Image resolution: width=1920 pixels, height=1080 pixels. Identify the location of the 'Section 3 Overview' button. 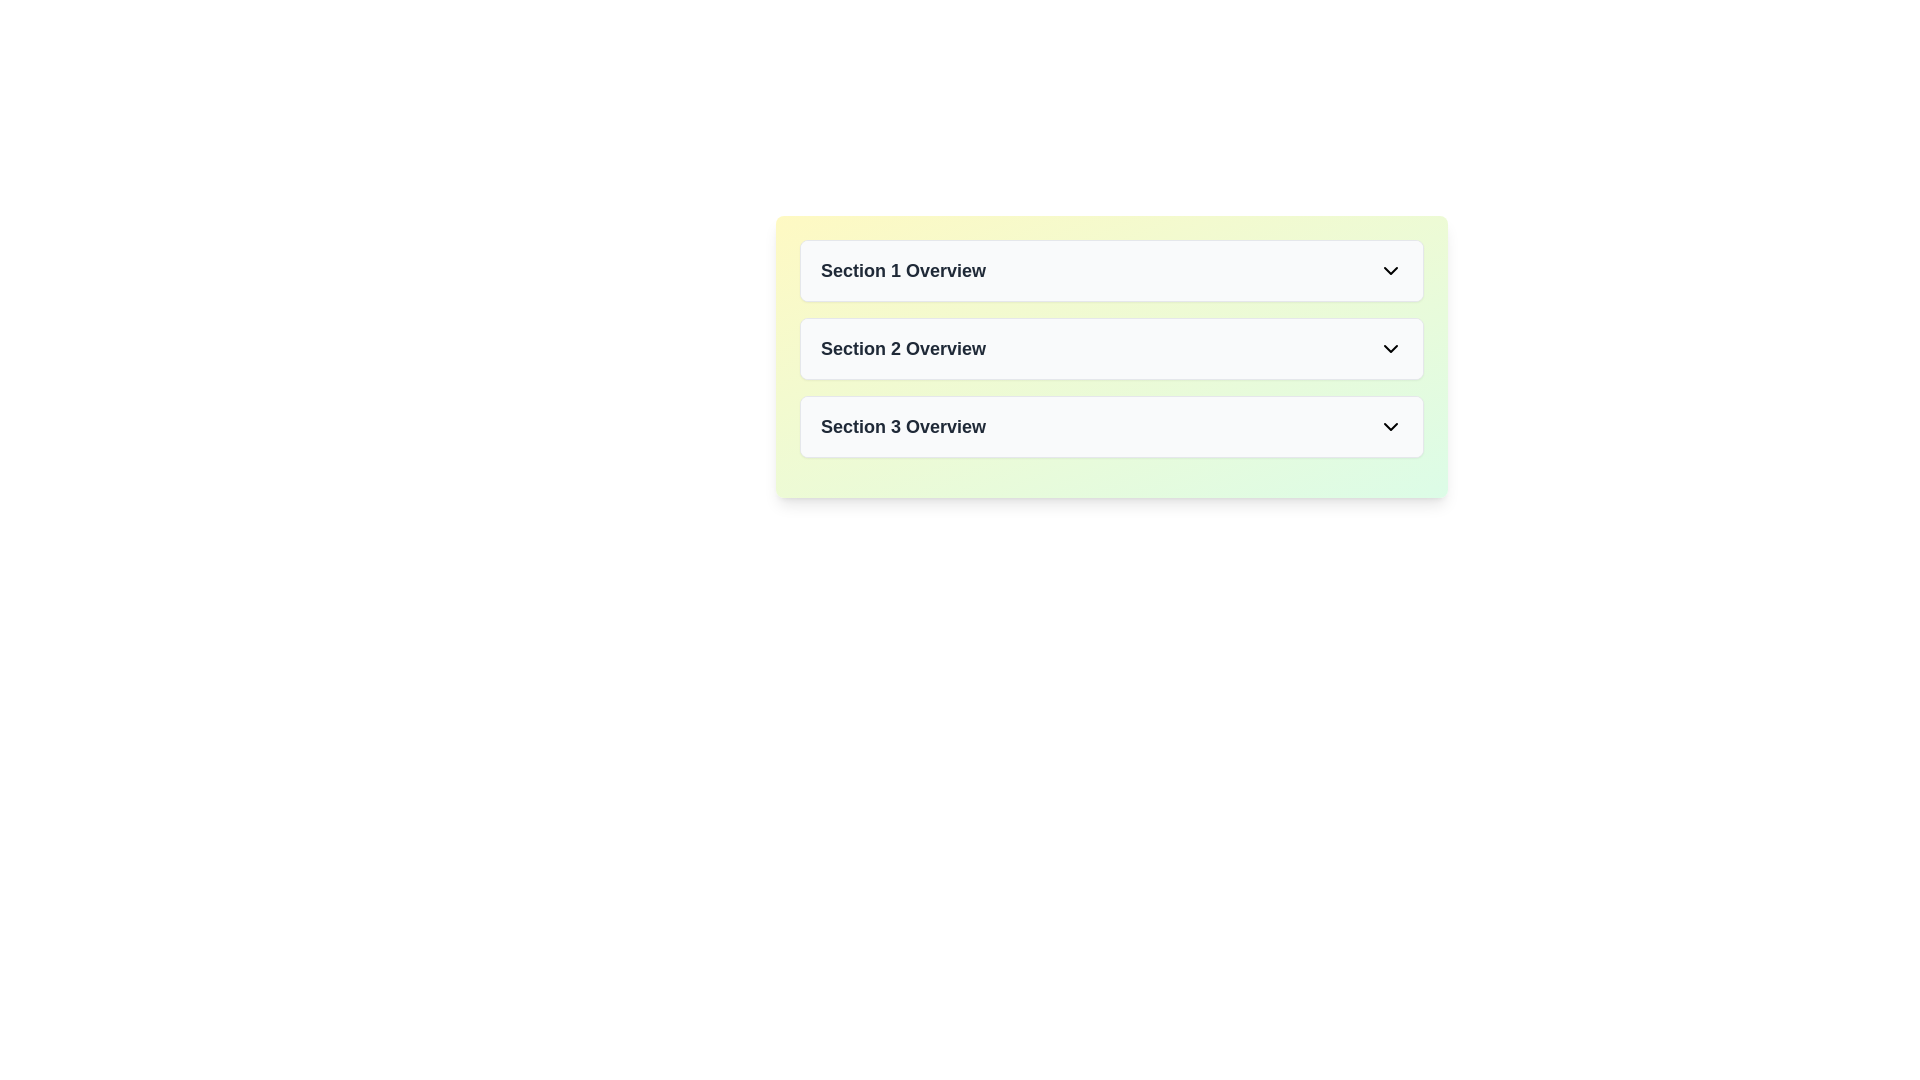
(1111, 426).